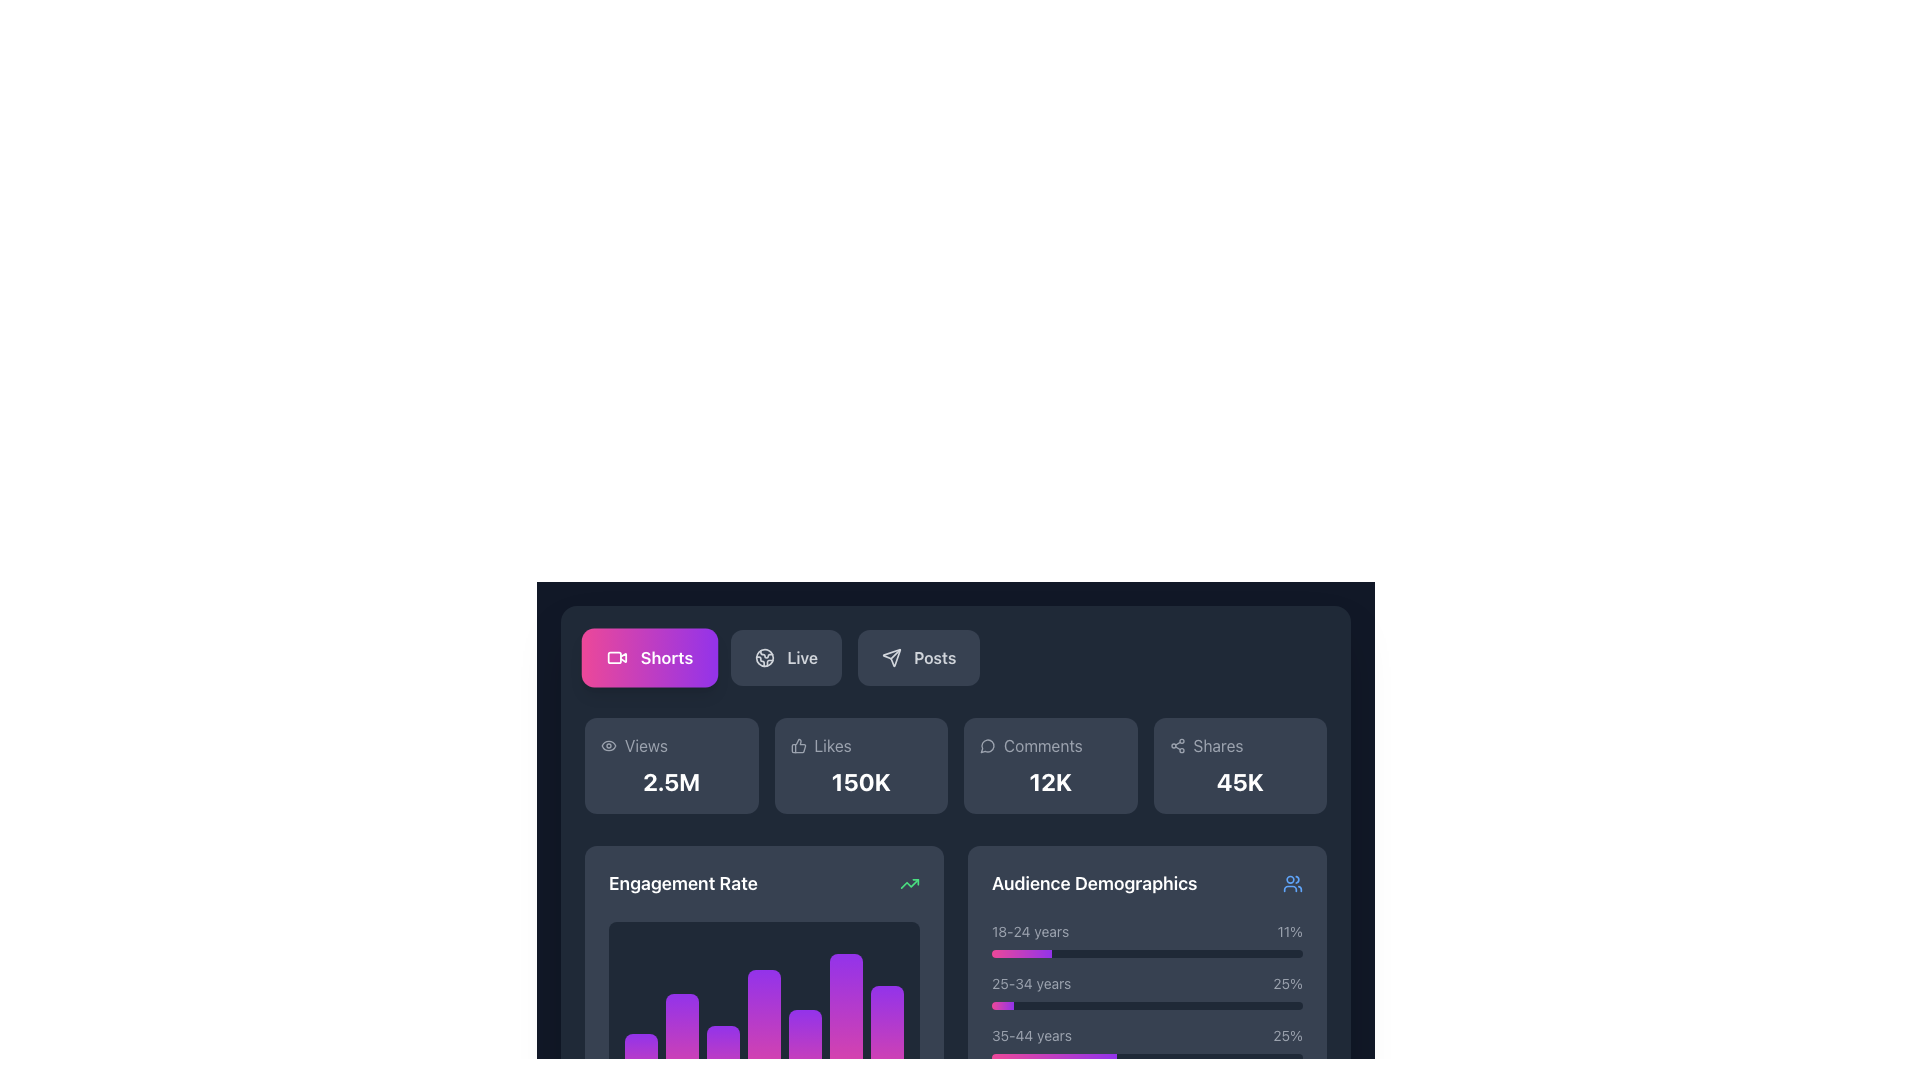 This screenshot has width=1920, height=1080. Describe the element at coordinates (1042, 745) in the screenshot. I see `the label describing the statistical data related` at that location.